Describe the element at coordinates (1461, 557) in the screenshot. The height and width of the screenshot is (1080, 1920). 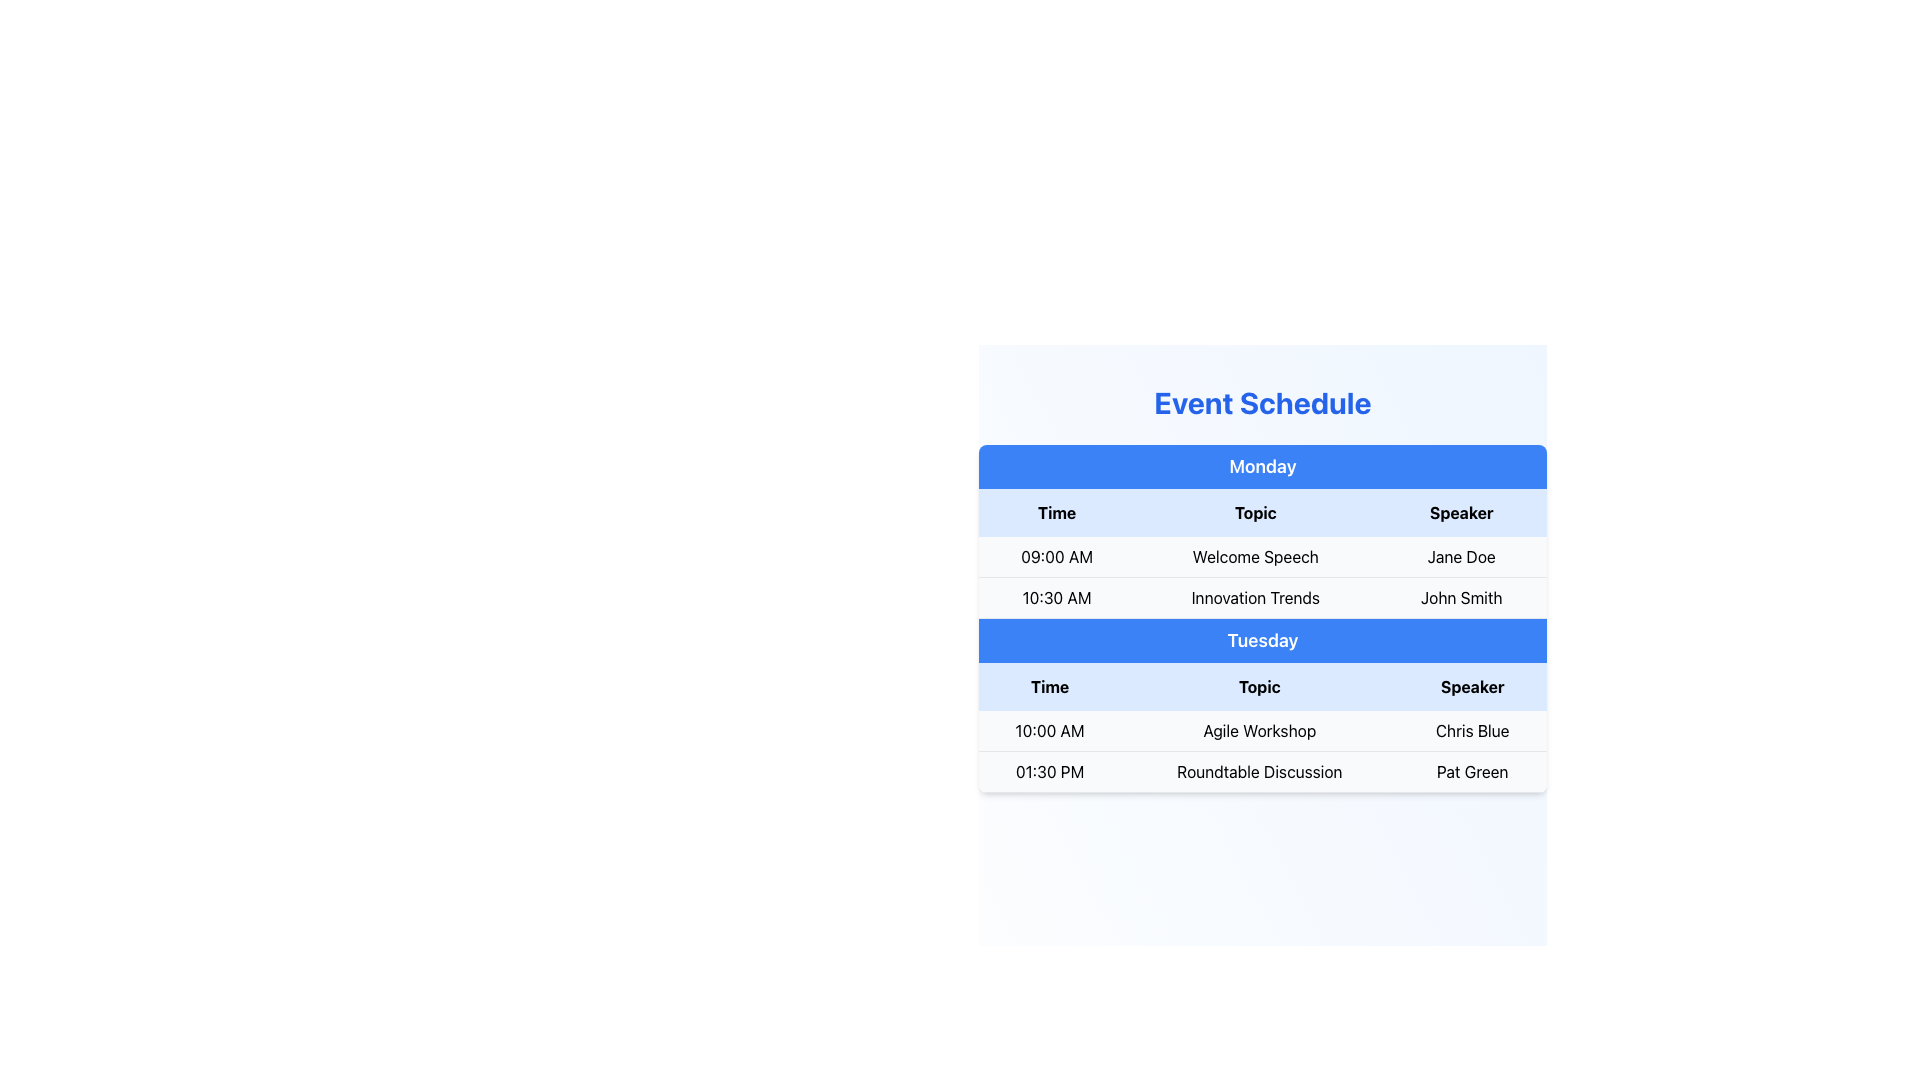
I see `the text label displaying the name of the speaker, 'Jane Doe', located in the 'Speaker' column of the event schedule for '09:00 AM' on Monday` at that location.